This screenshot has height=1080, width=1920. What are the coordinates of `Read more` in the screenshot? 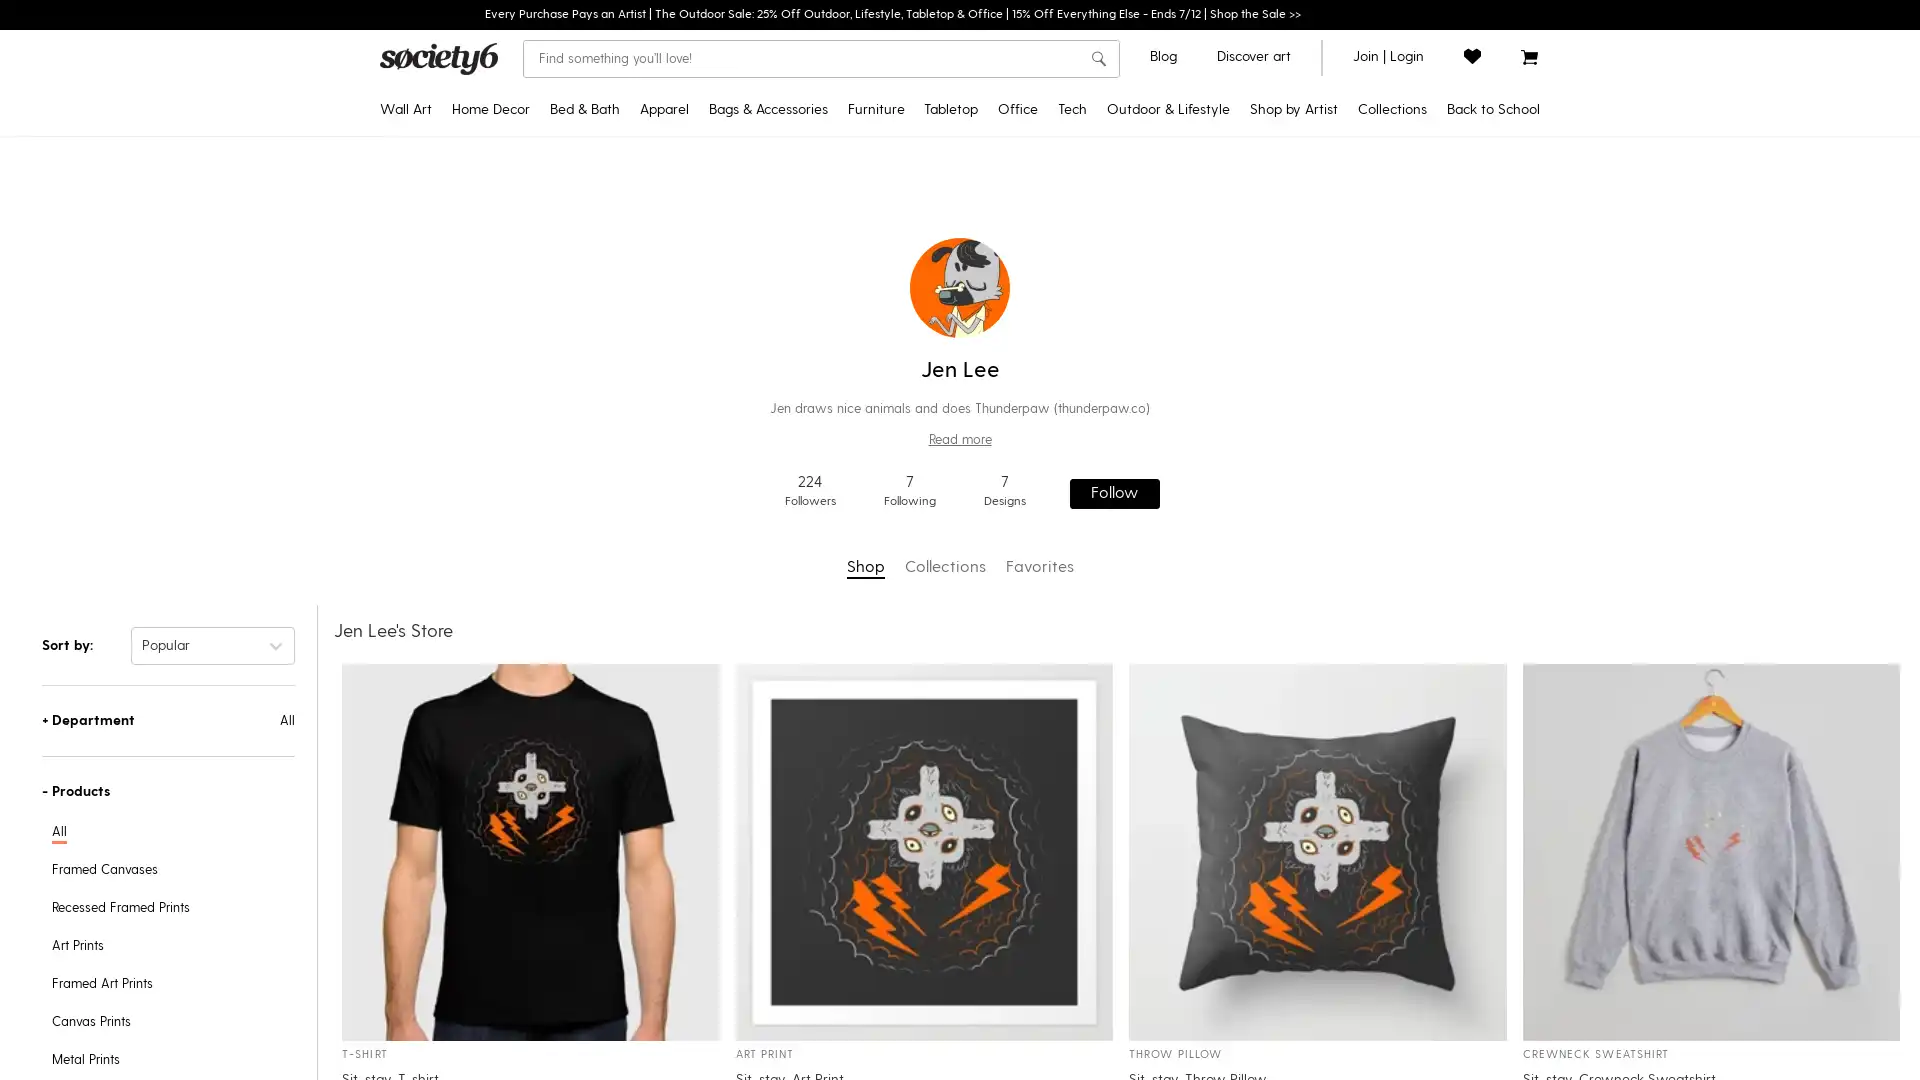 It's located at (960, 439).